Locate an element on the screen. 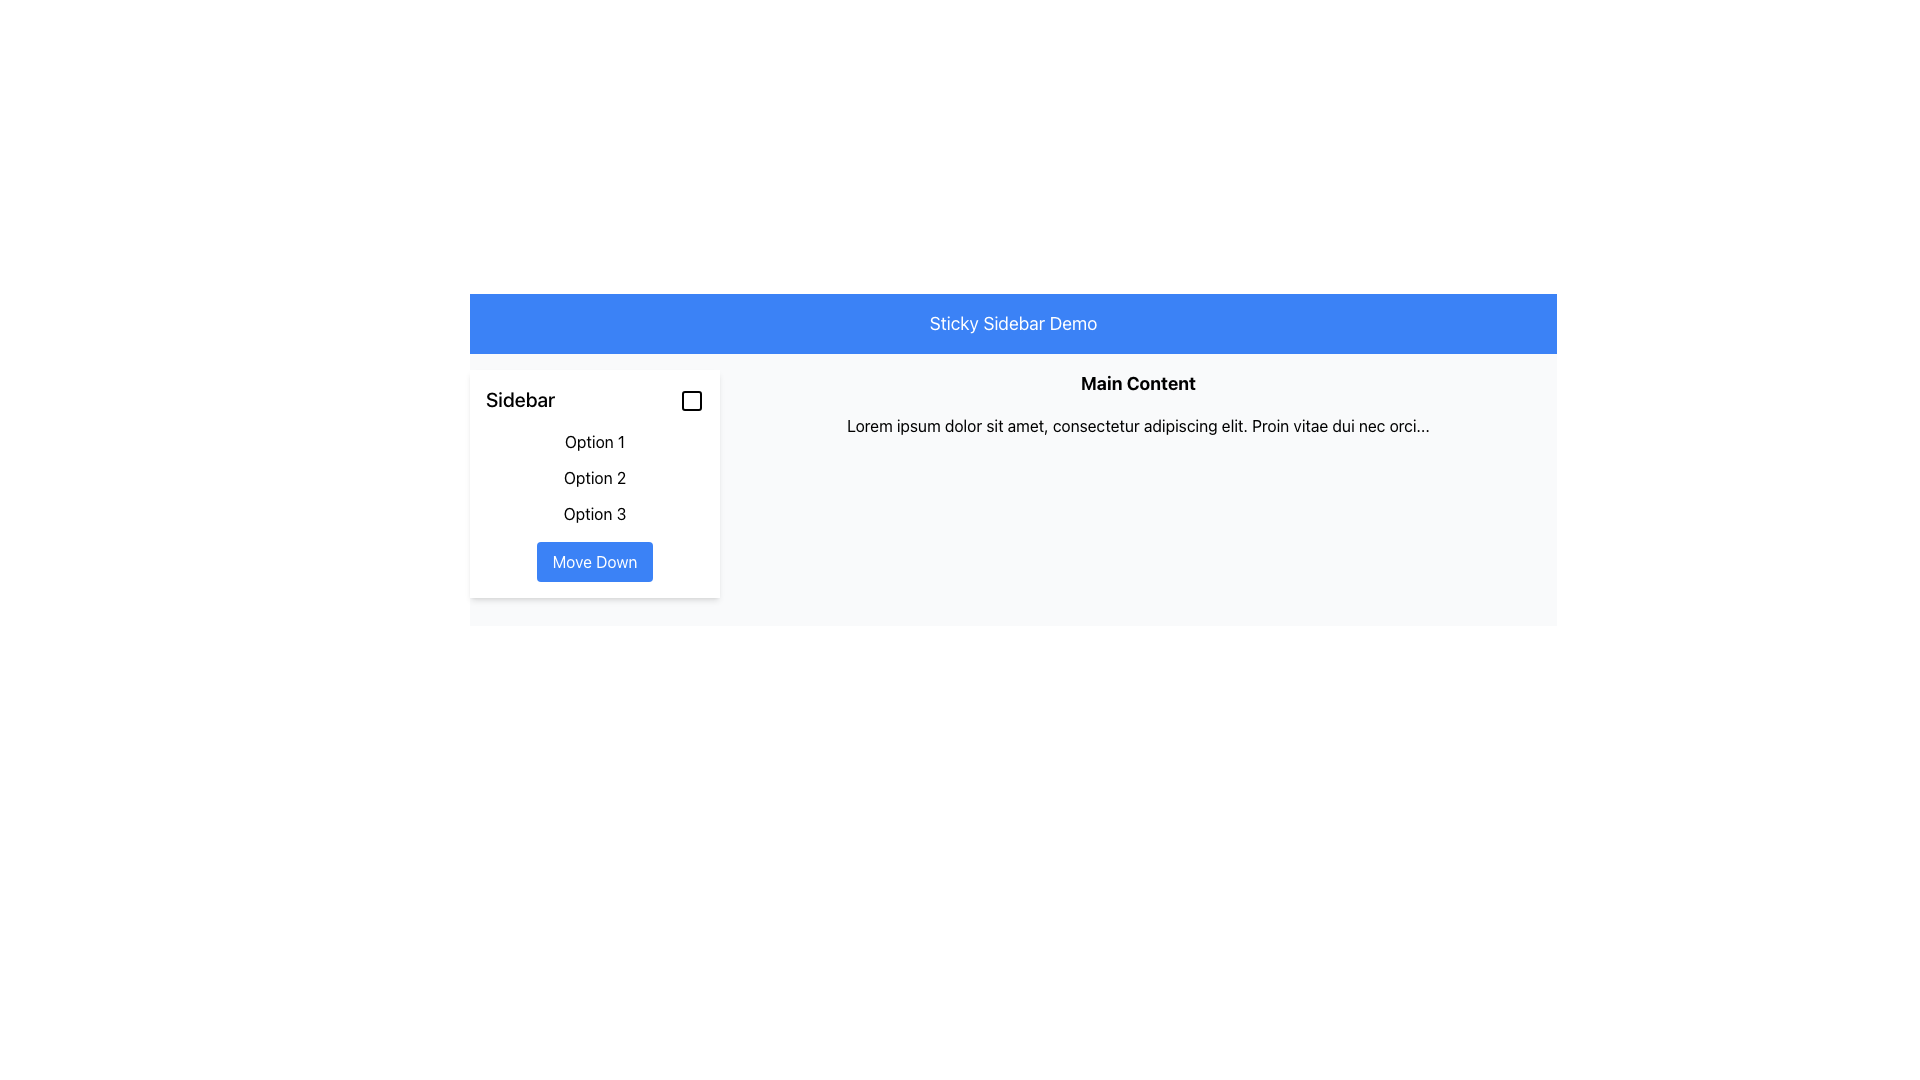 Image resolution: width=1920 pixels, height=1080 pixels. the bold, black text heading labeled 'Main Content', which is centrally aligned at the top of the main content area is located at coordinates (1138, 384).